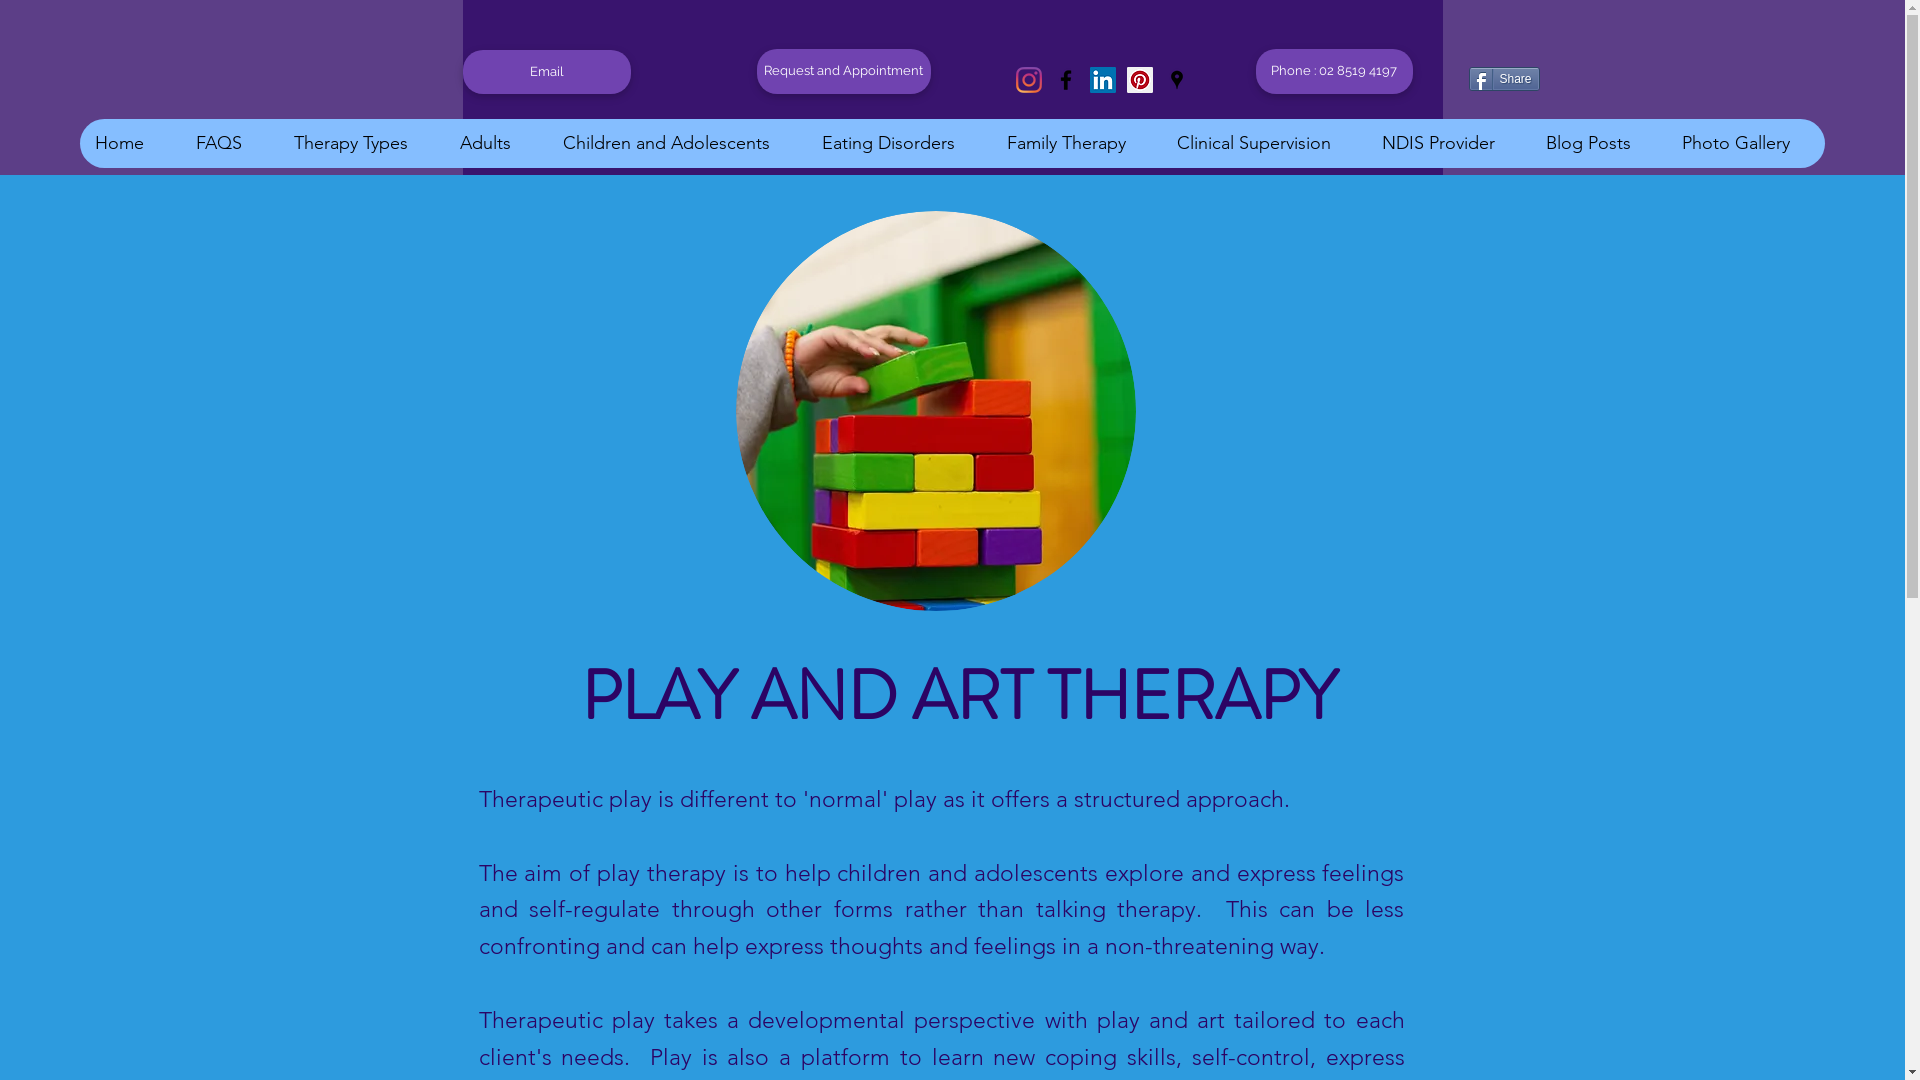 This screenshot has width=1920, height=1080. I want to click on 'Request and Appointment', so click(843, 70).